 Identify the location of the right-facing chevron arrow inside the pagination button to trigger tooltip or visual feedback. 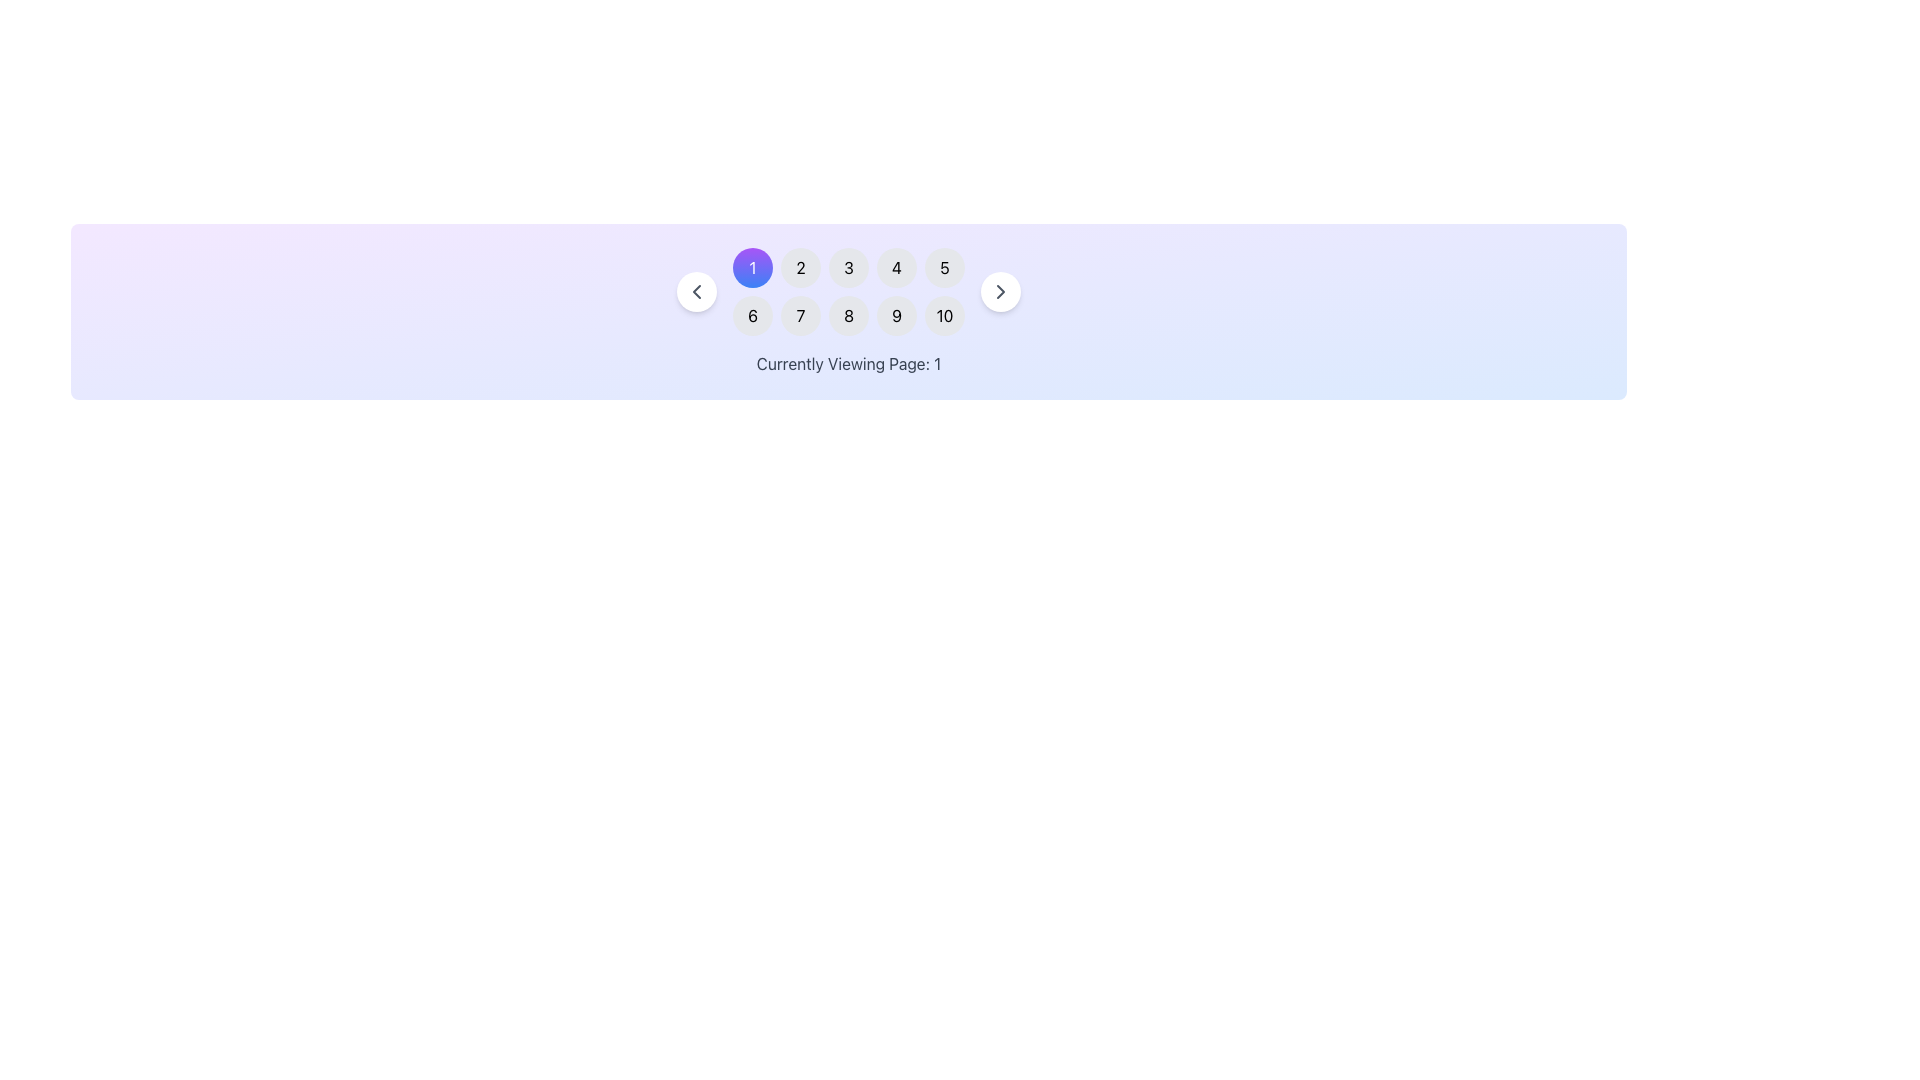
(1001, 292).